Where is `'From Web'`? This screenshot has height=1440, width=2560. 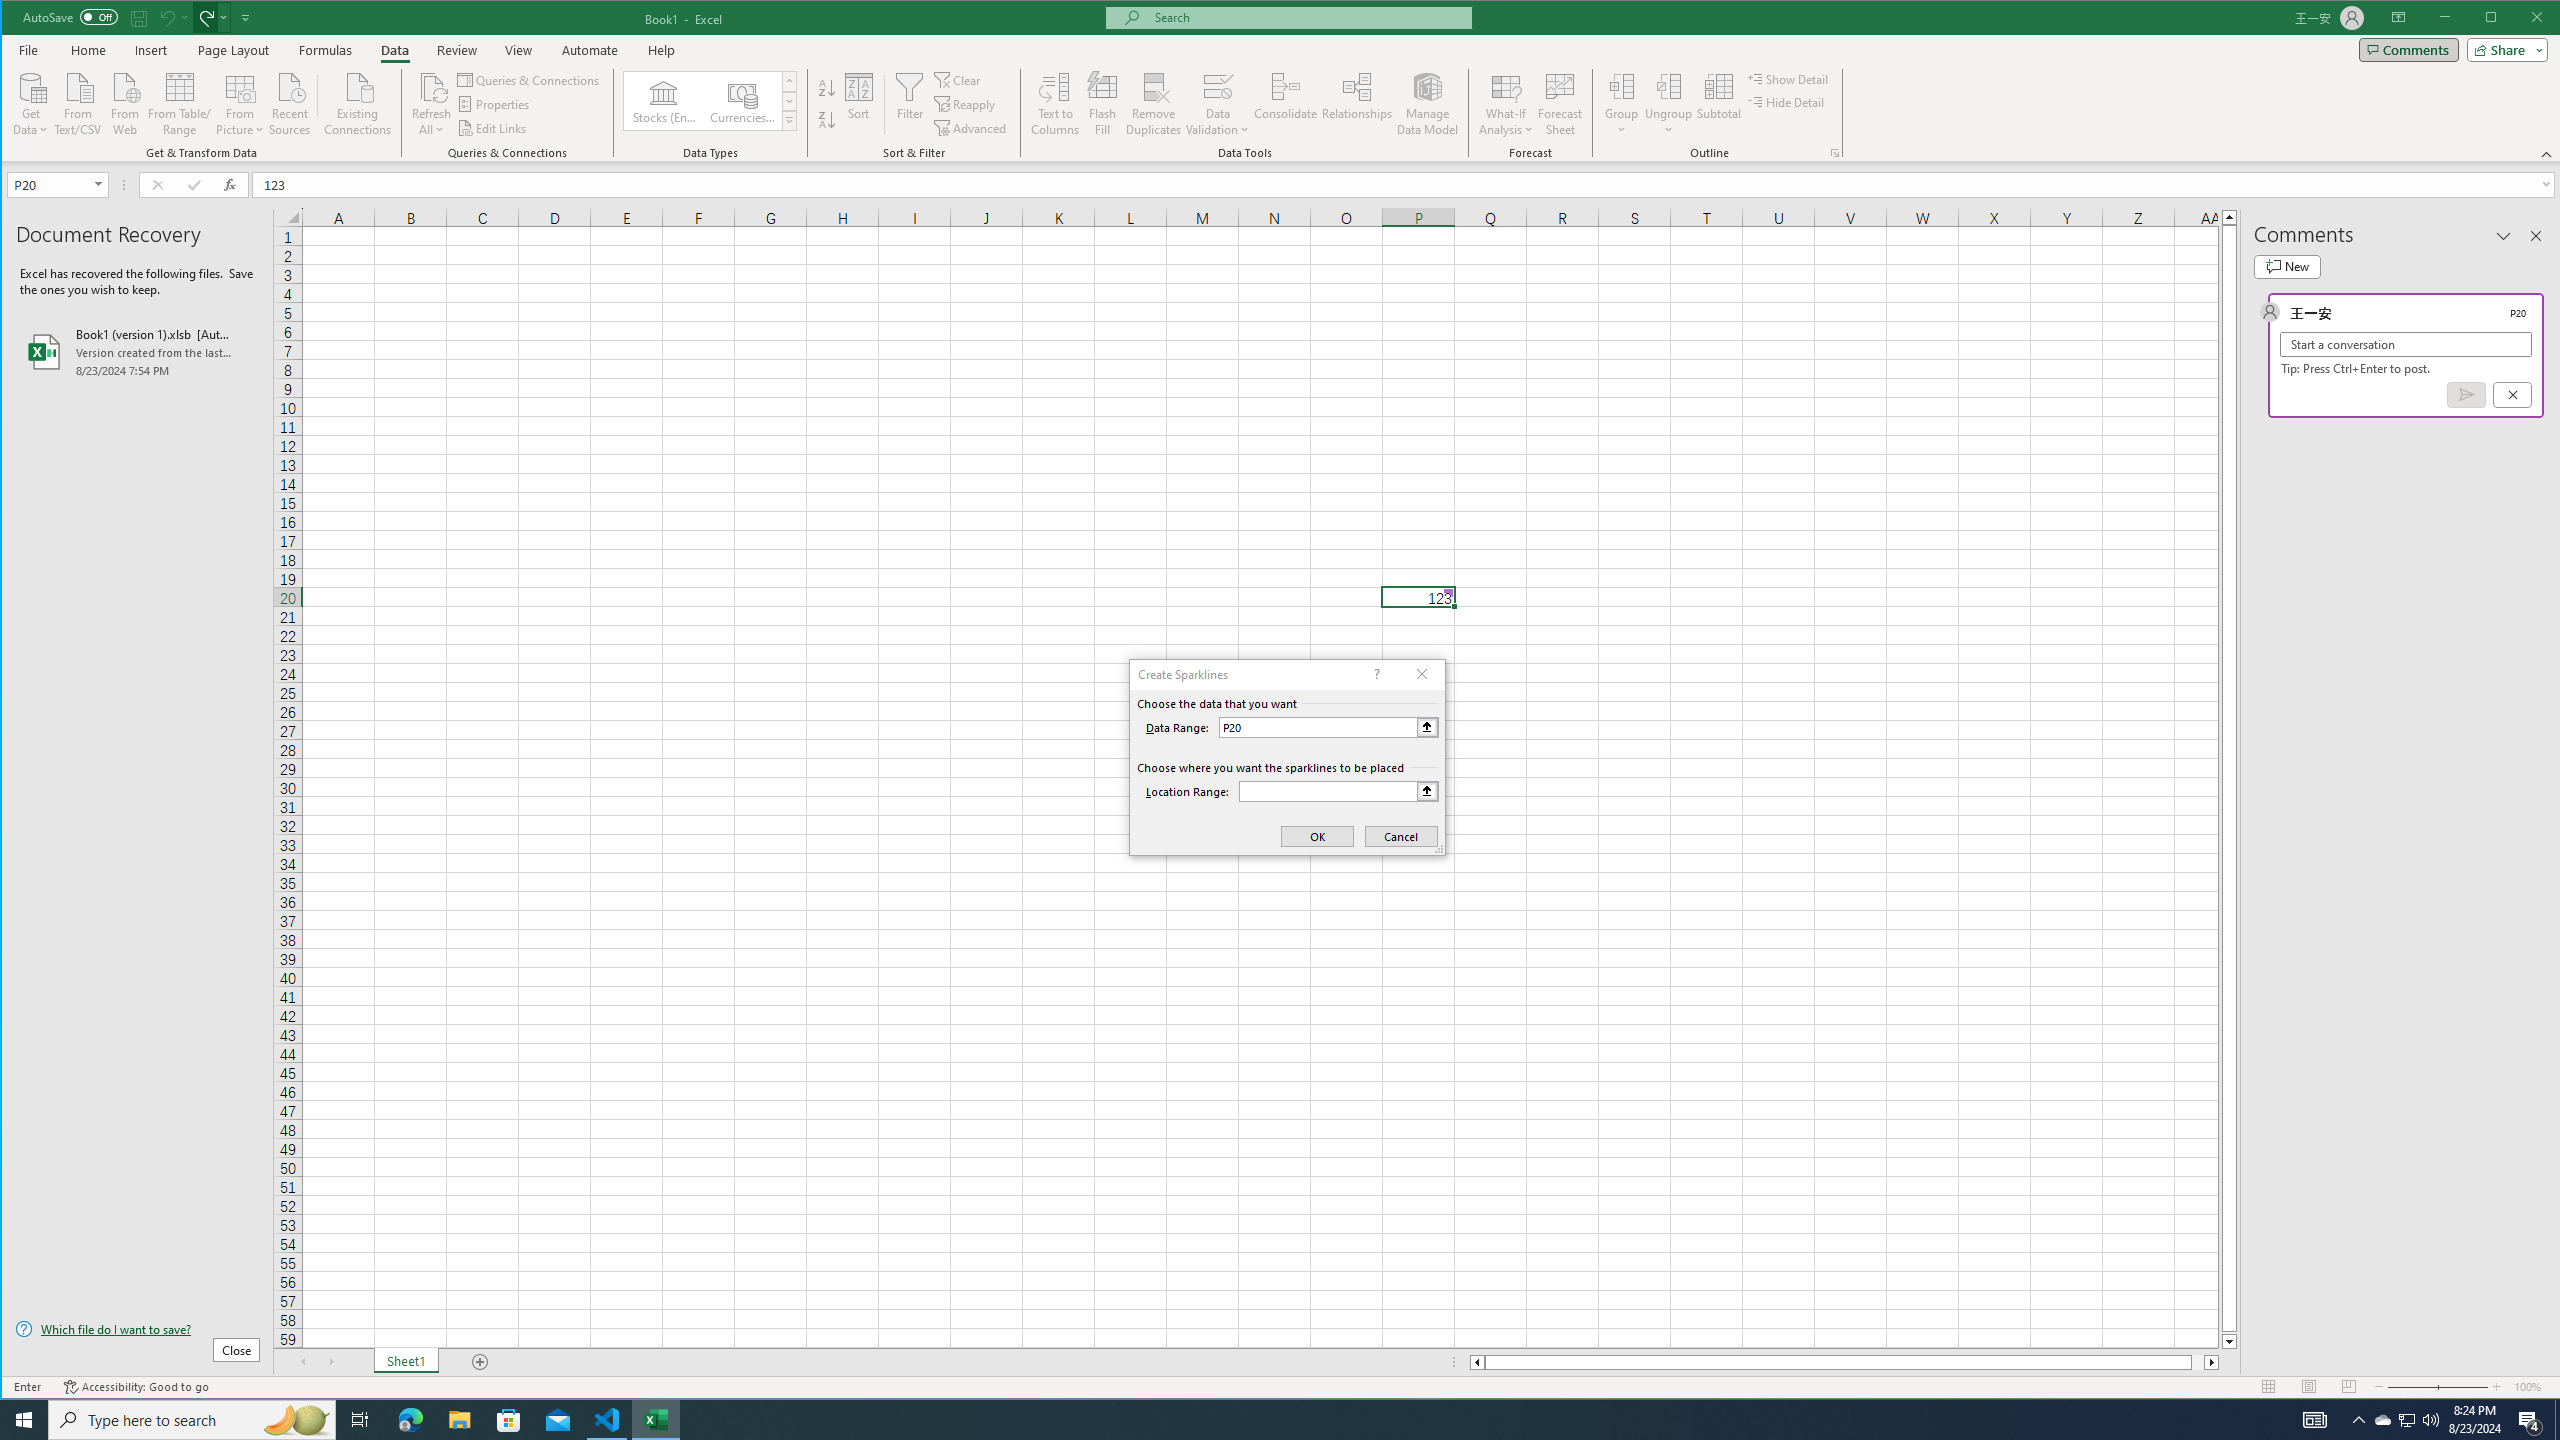
'From Web' is located at coordinates (125, 102).